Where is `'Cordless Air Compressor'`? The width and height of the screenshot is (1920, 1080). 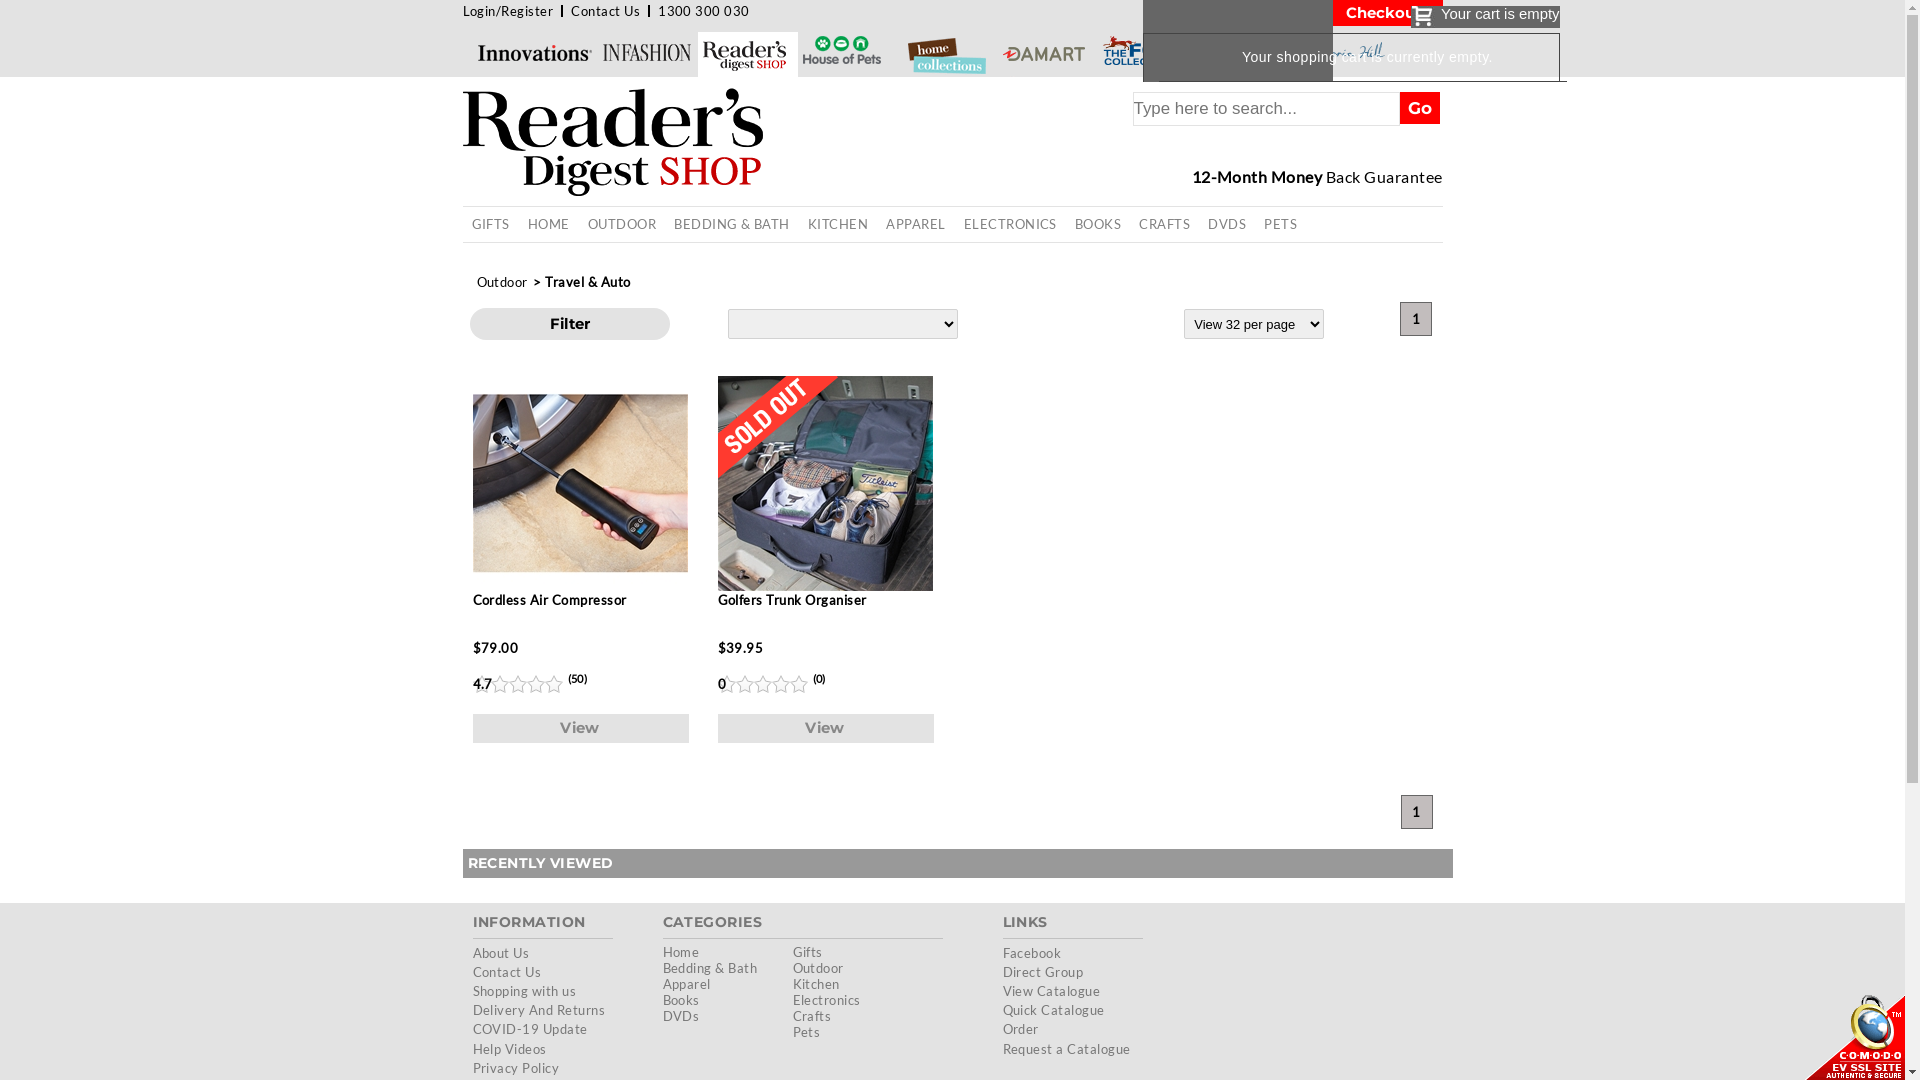 'Cordless Air Compressor' is located at coordinates (578, 502).